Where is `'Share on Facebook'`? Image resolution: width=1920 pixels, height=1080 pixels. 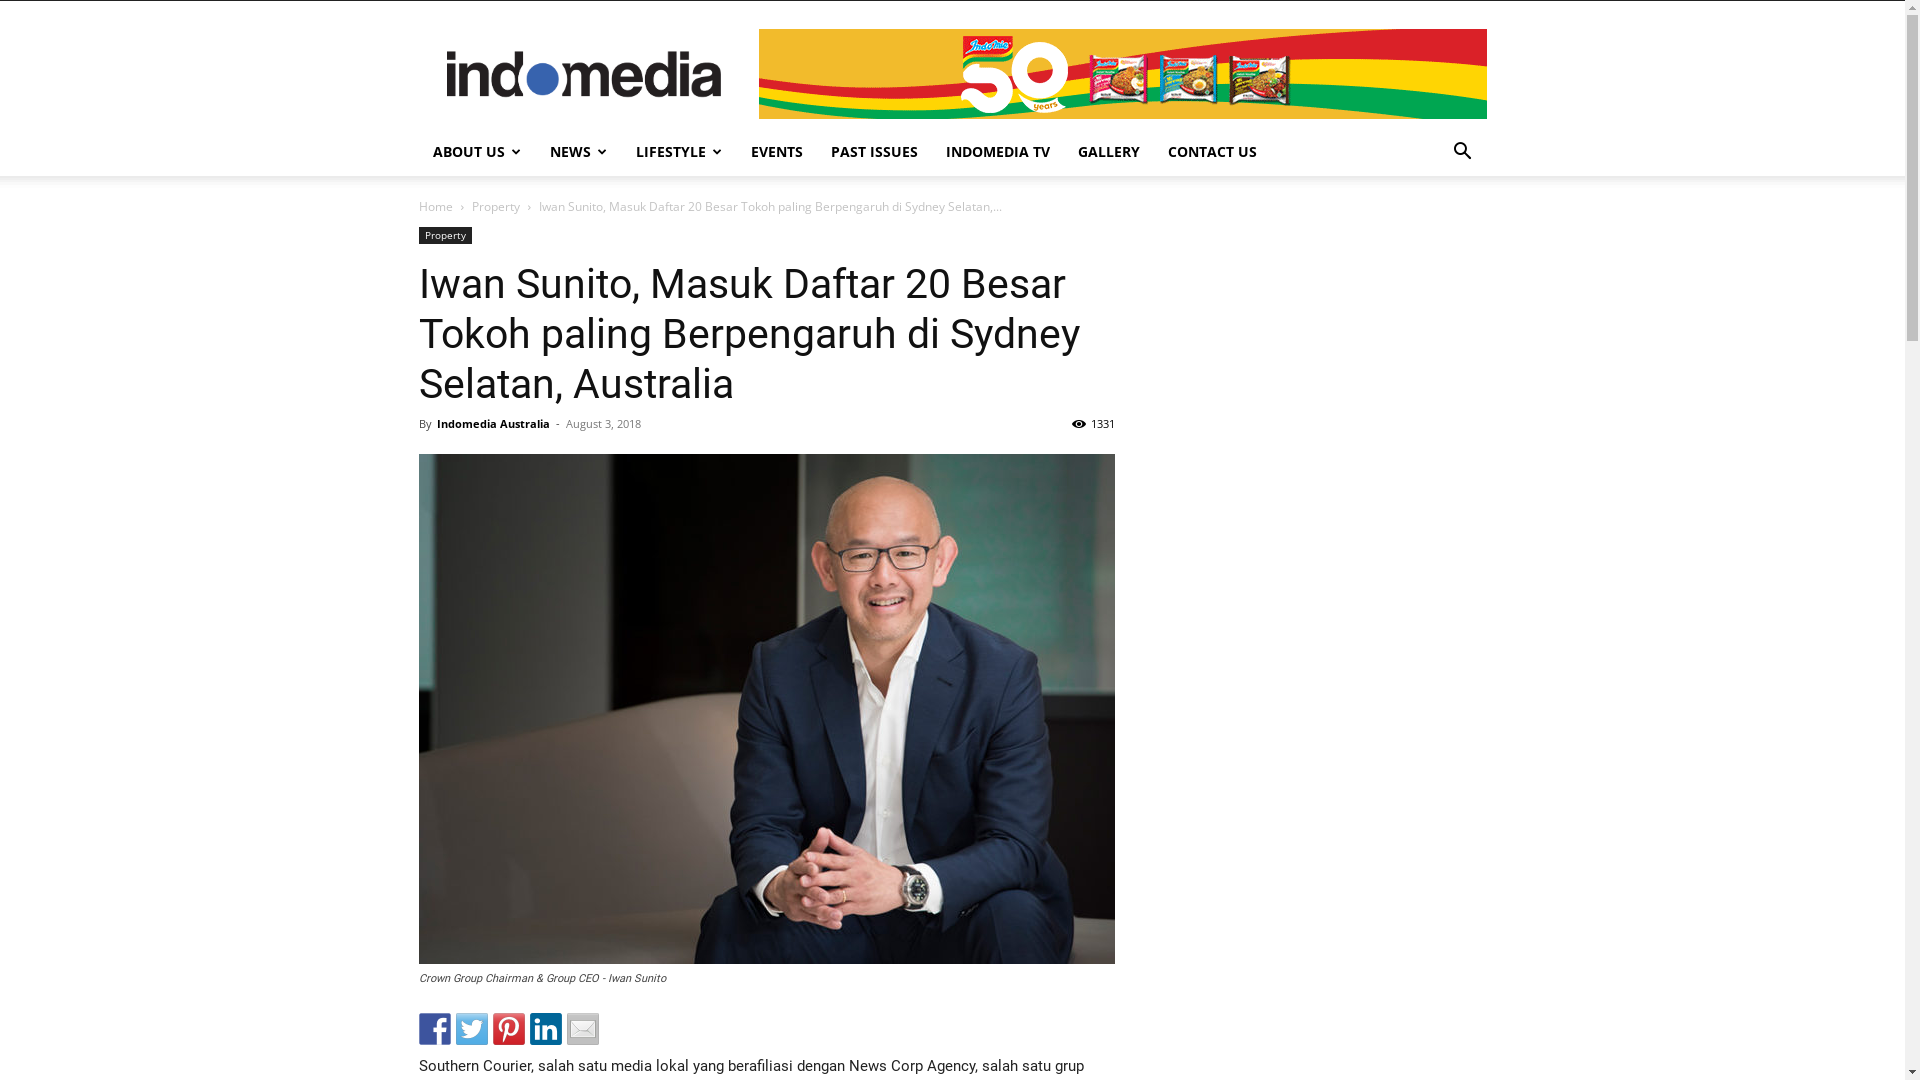
'Share on Facebook' is located at coordinates (416, 1029).